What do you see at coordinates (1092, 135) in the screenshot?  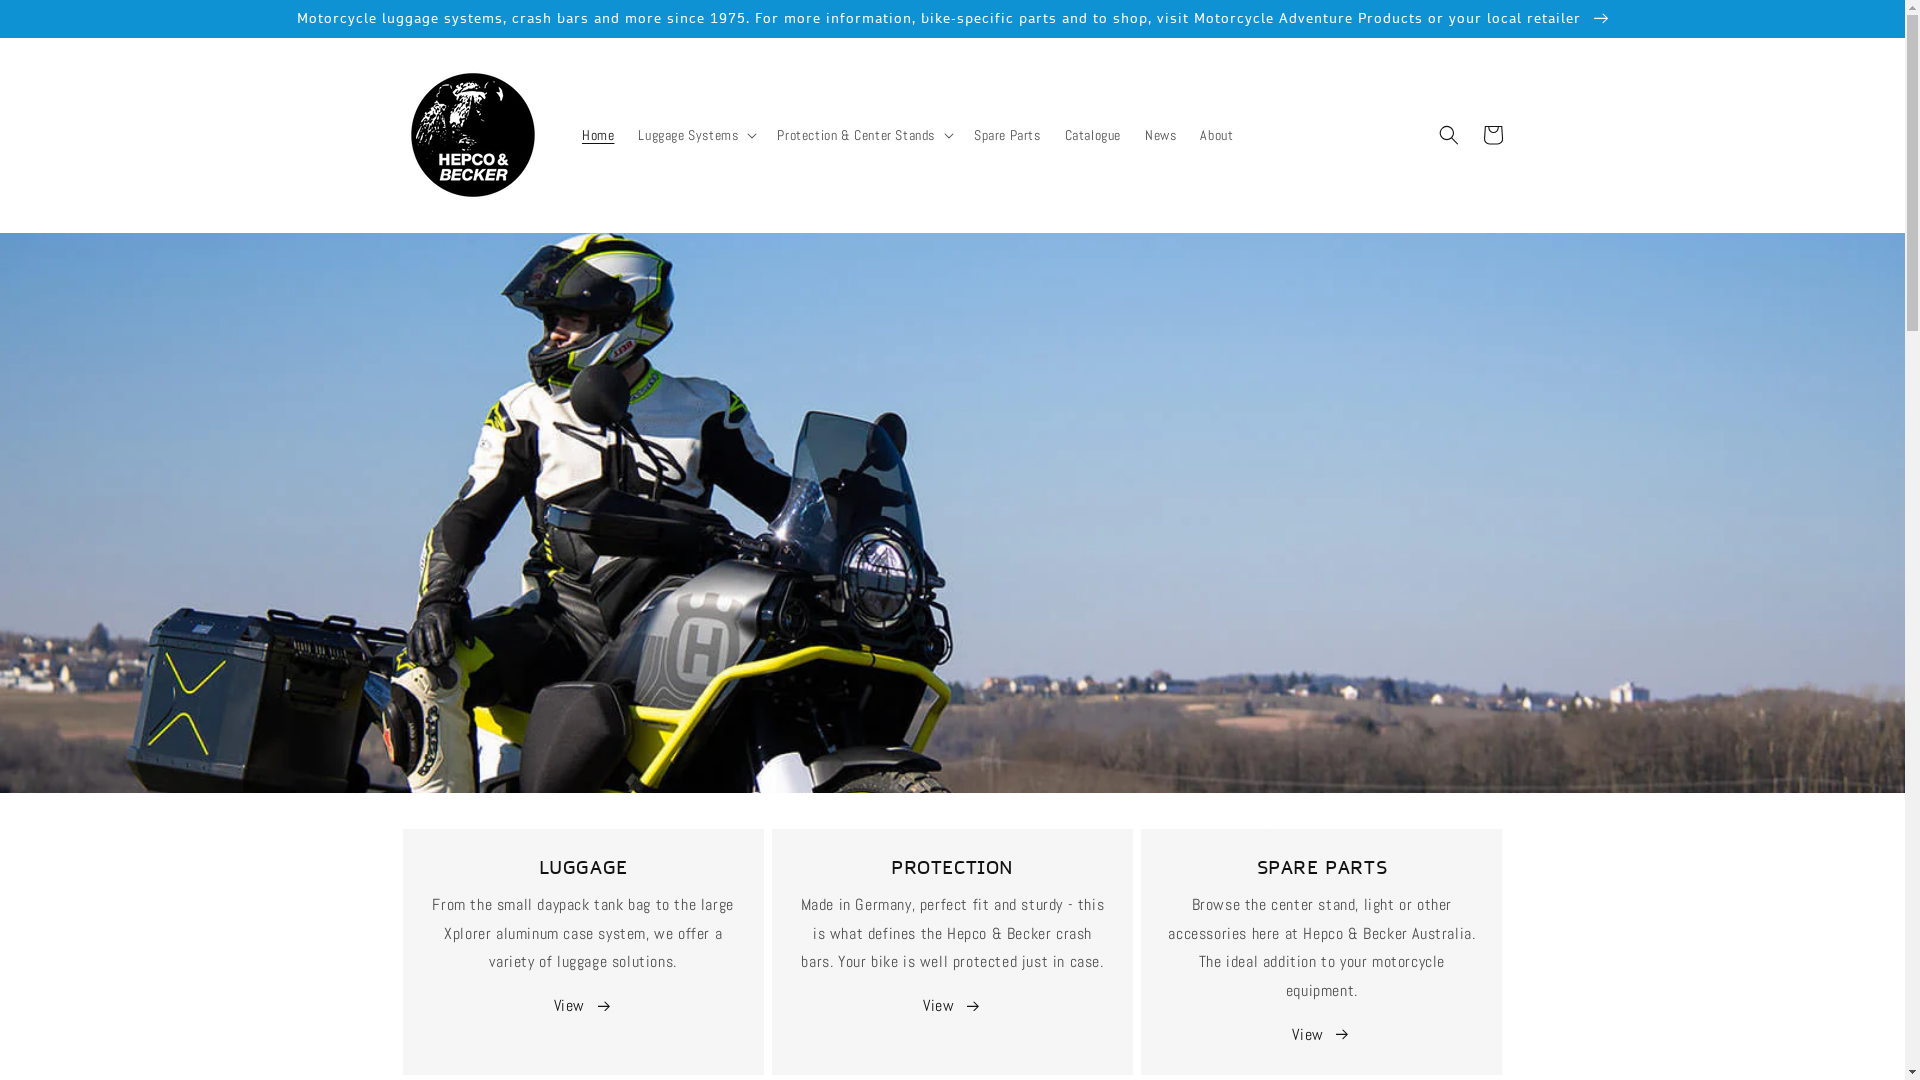 I see `'Catalogue'` at bounding box center [1092, 135].